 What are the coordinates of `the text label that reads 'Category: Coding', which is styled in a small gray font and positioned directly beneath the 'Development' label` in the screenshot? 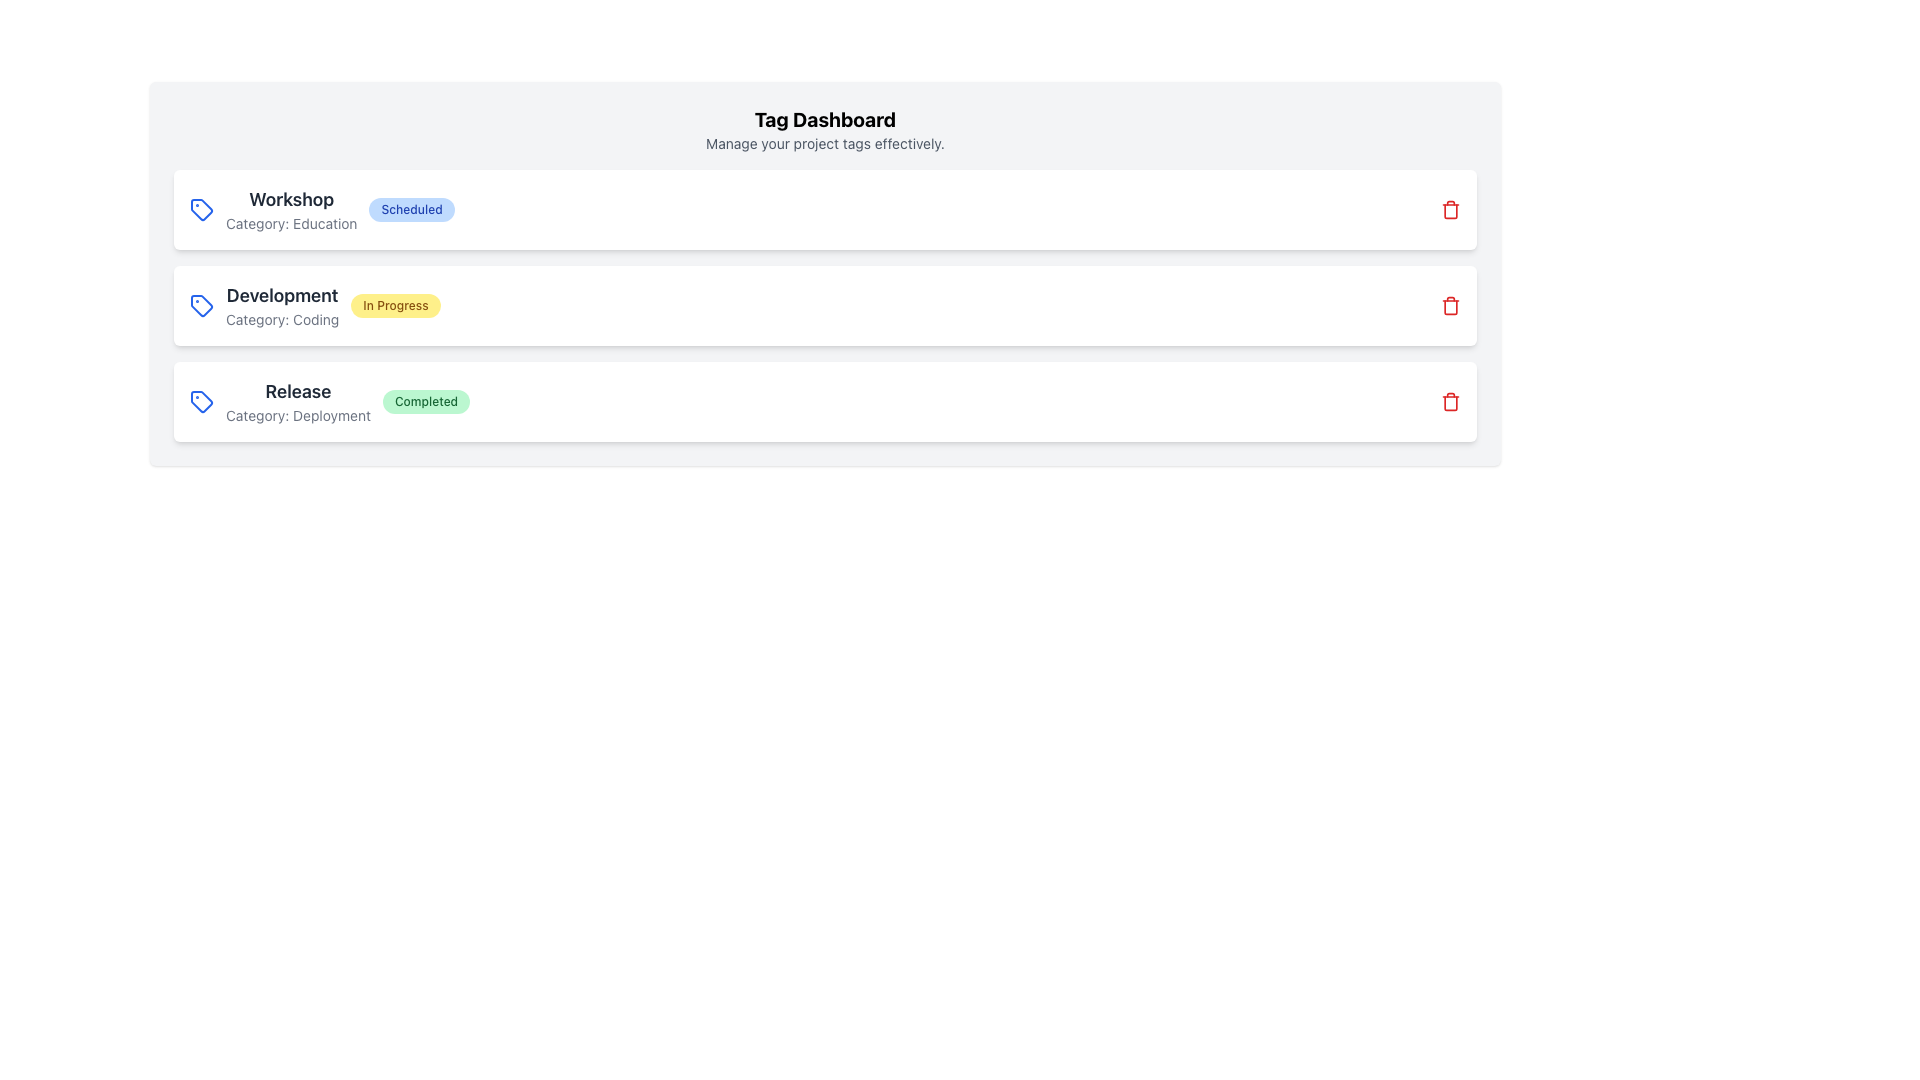 It's located at (281, 319).